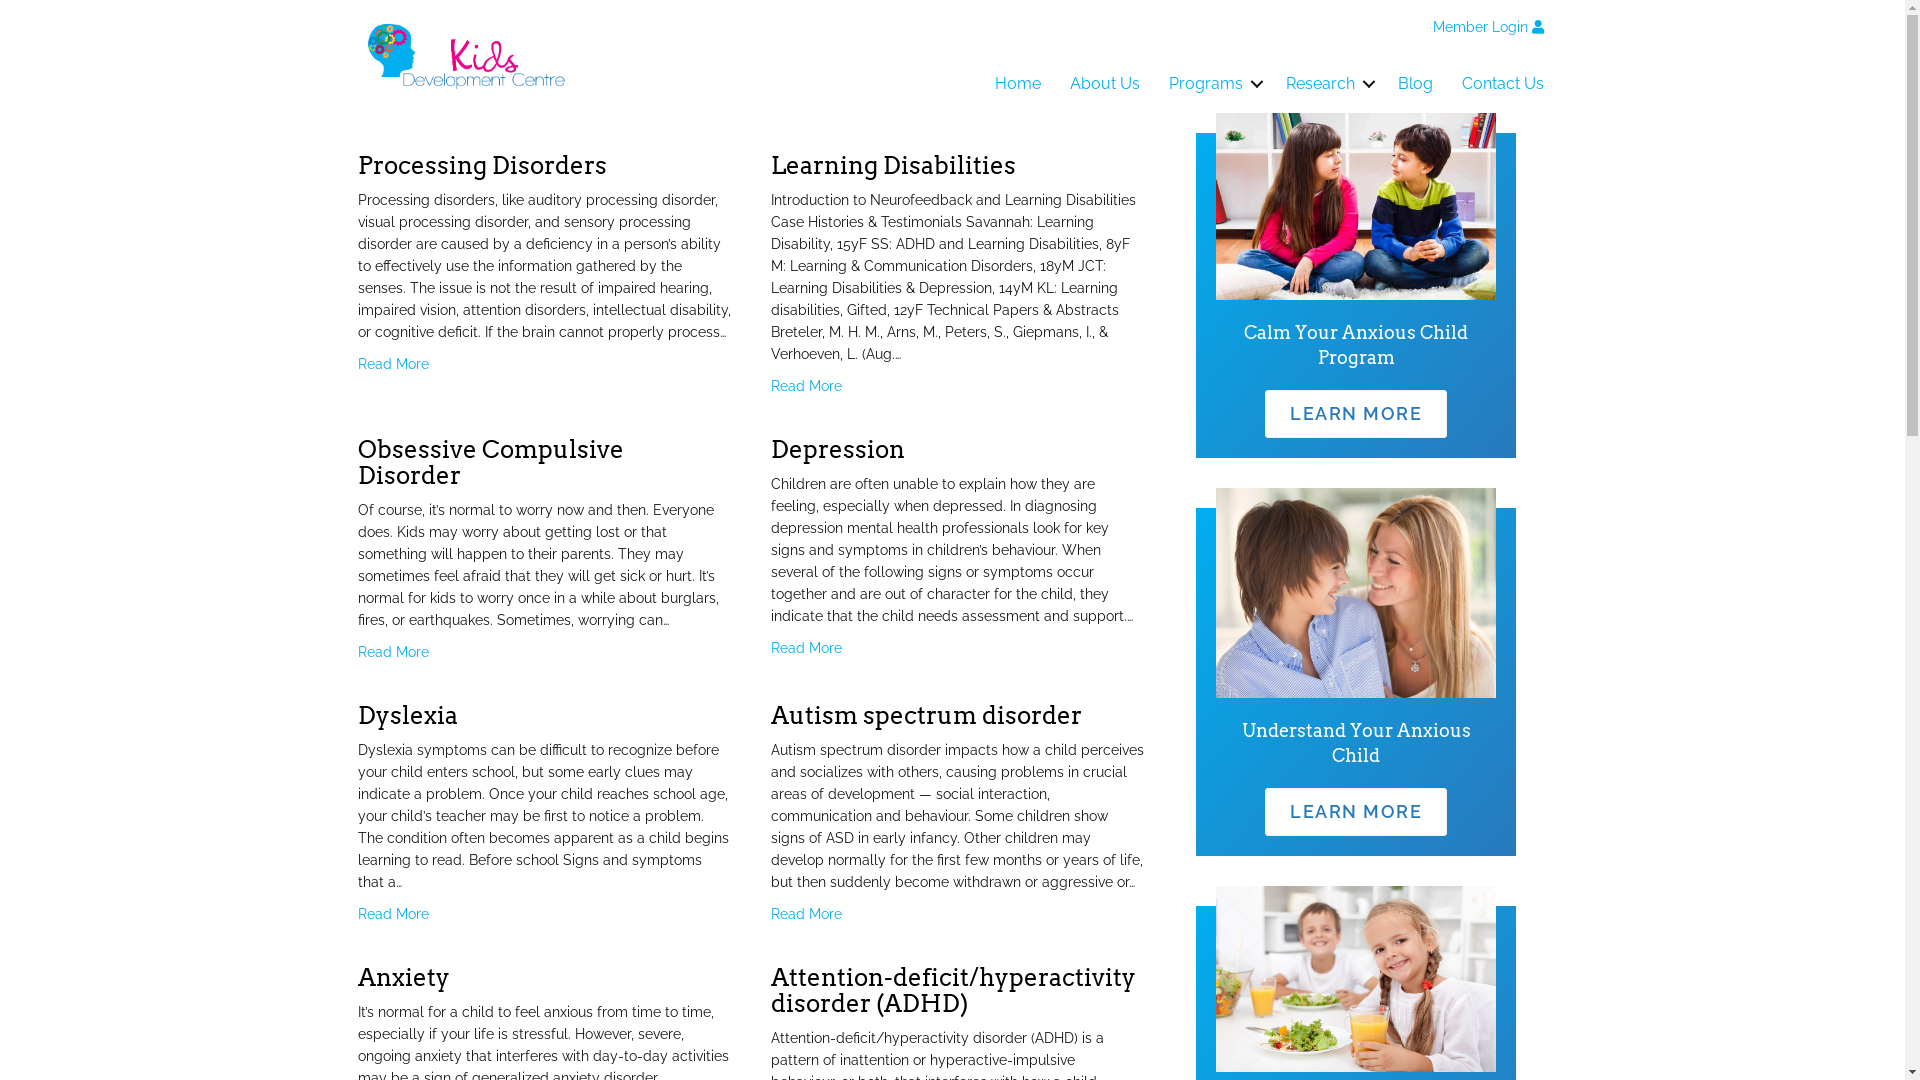 The image size is (1920, 1080). Describe the element at coordinates (1356, 812) in the screenshot. I see `'LEARN MORE'` at that location.